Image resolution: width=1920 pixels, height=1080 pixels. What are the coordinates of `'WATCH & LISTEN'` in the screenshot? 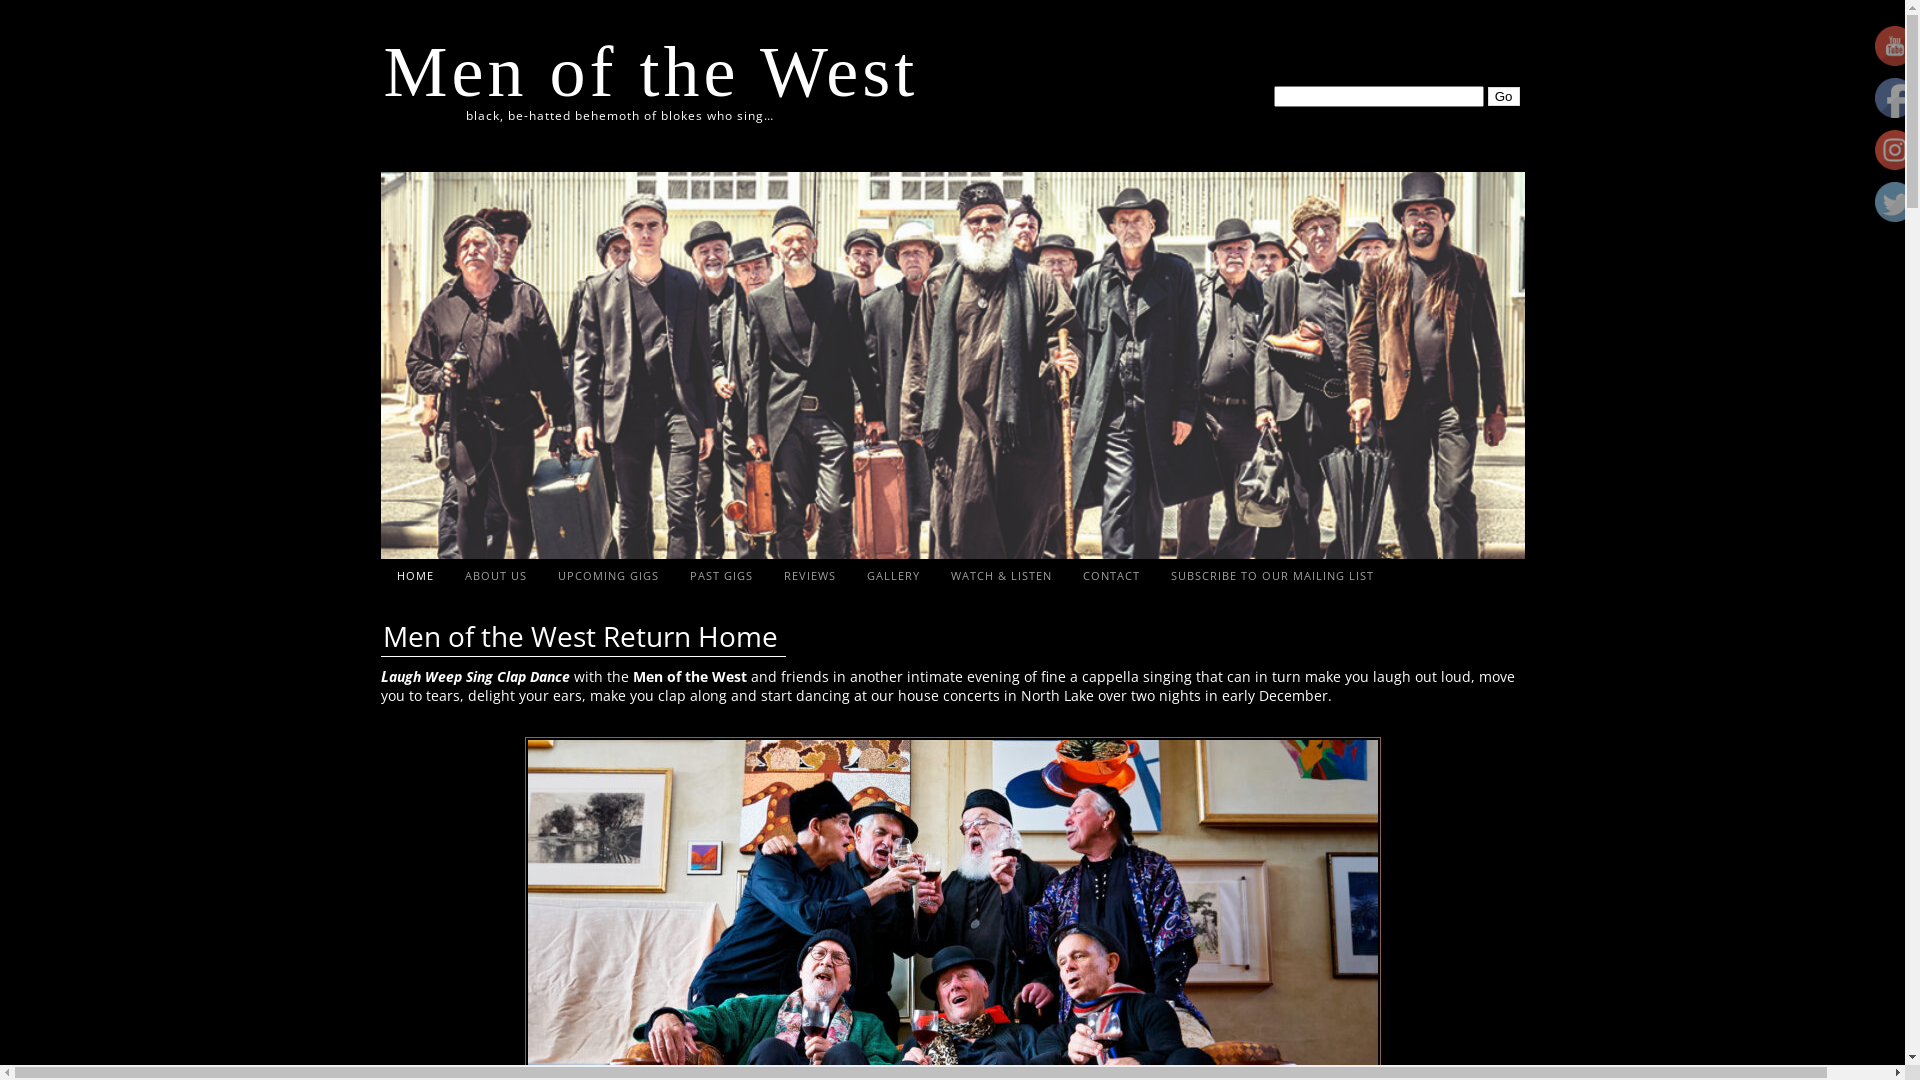 It's located at (1002, 574).